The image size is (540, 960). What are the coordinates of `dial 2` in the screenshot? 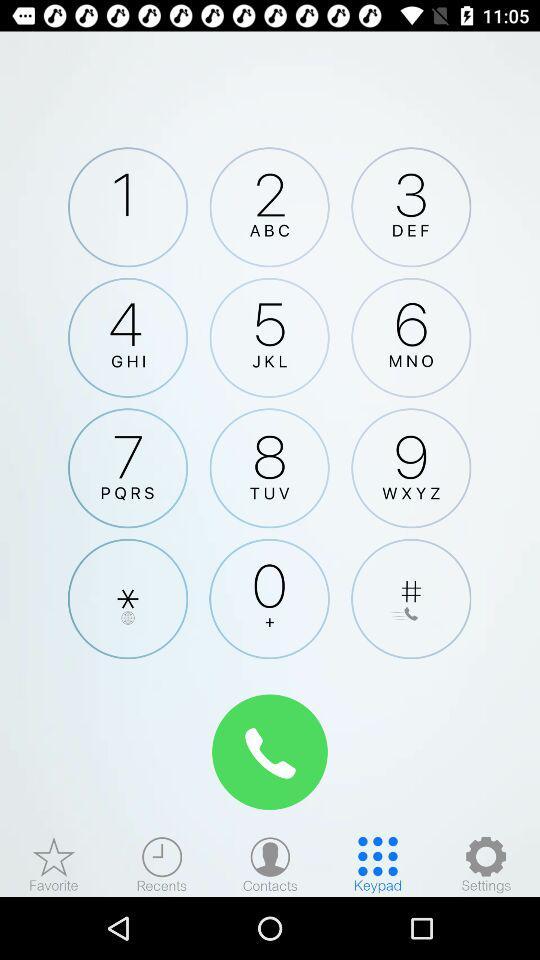 It's located at (269, 207).